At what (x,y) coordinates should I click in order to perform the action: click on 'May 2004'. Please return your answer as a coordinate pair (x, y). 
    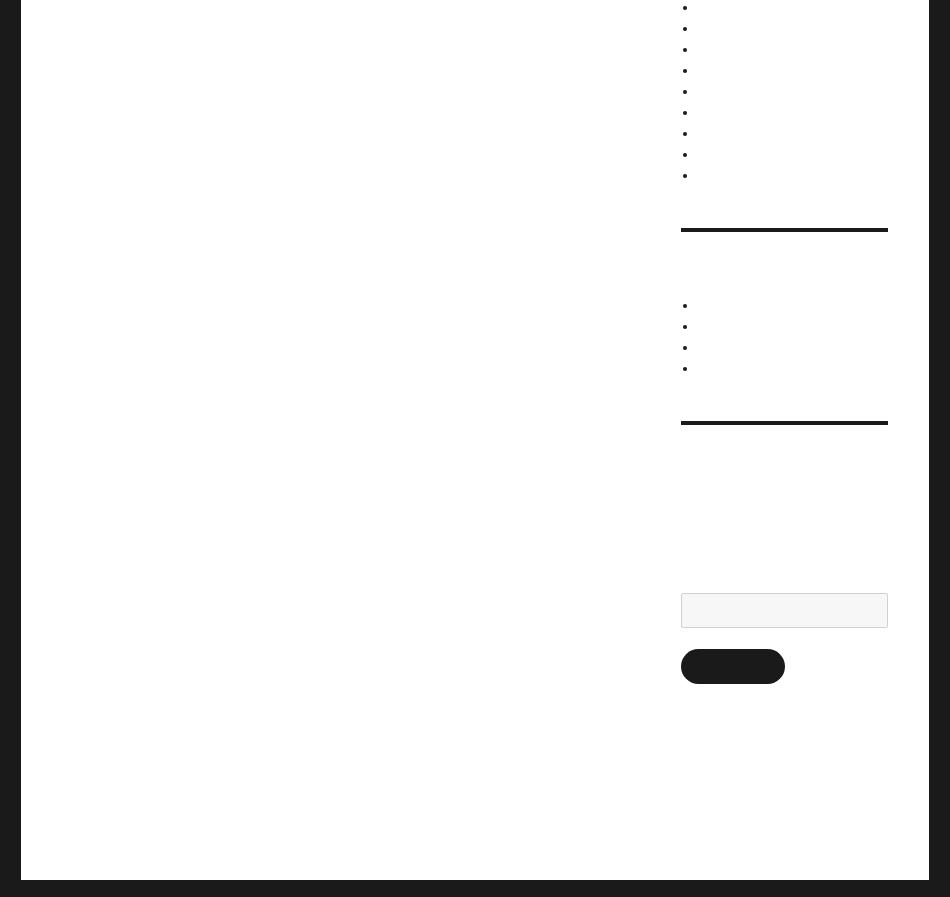
    Looking at the image, I should click on (722, 131).